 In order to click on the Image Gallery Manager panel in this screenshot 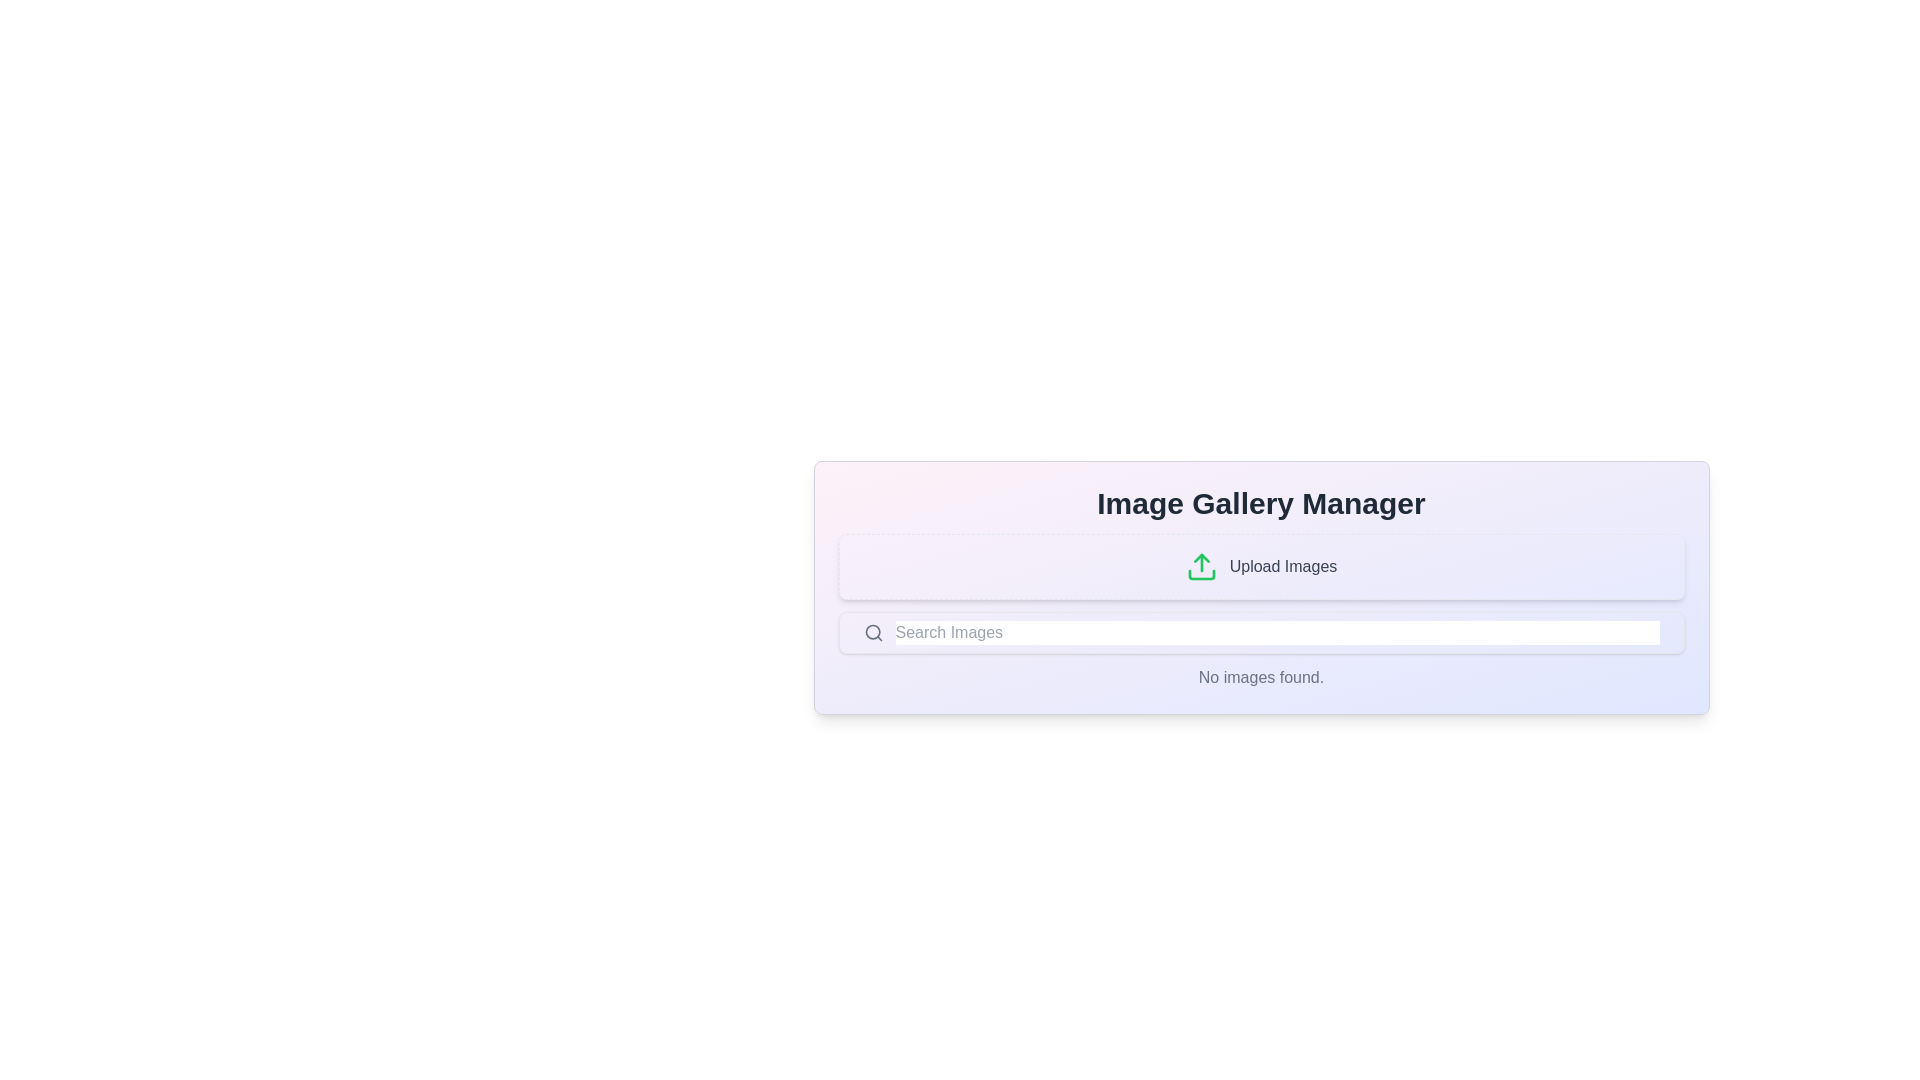, I will do `click(1260, 586)`.